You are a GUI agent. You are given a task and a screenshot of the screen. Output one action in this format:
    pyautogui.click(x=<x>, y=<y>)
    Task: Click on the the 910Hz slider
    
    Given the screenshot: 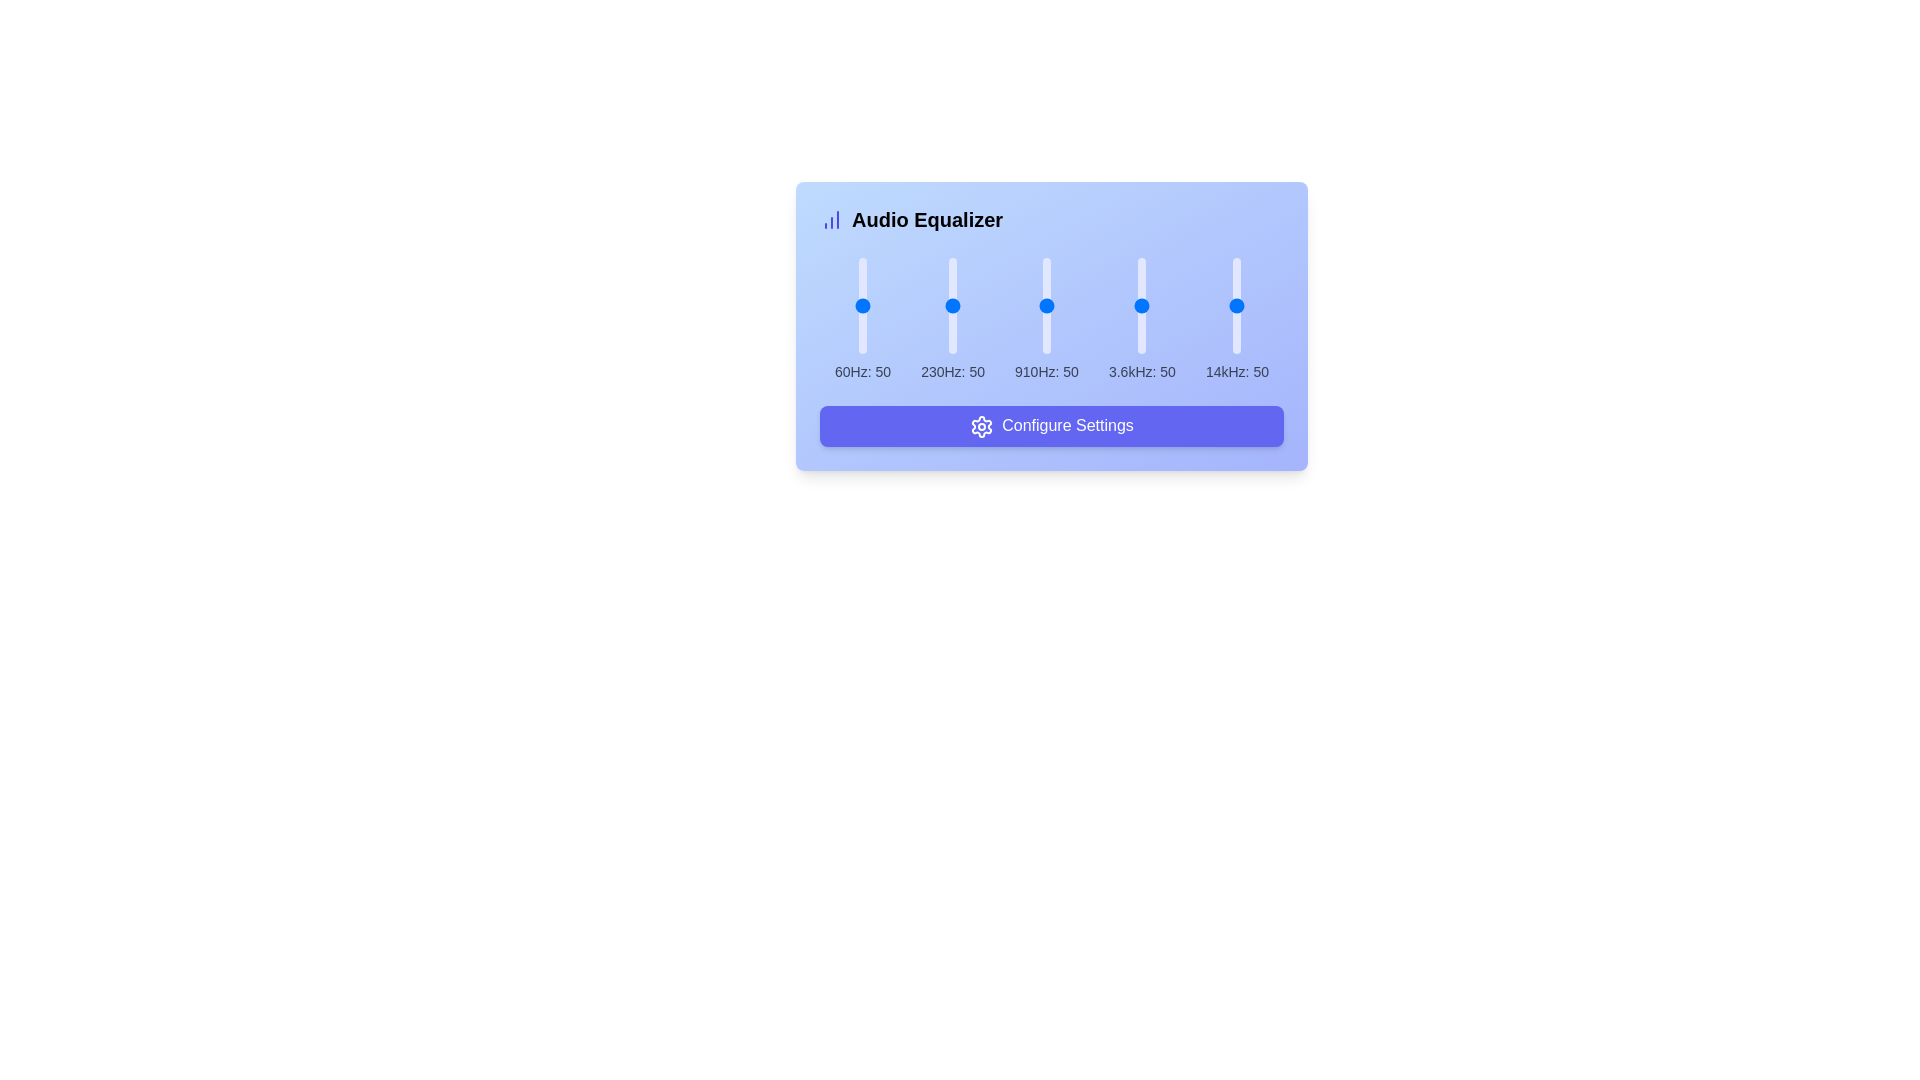 What is the action you would take?
    pyautogui.click(x=1045, y=324)
    